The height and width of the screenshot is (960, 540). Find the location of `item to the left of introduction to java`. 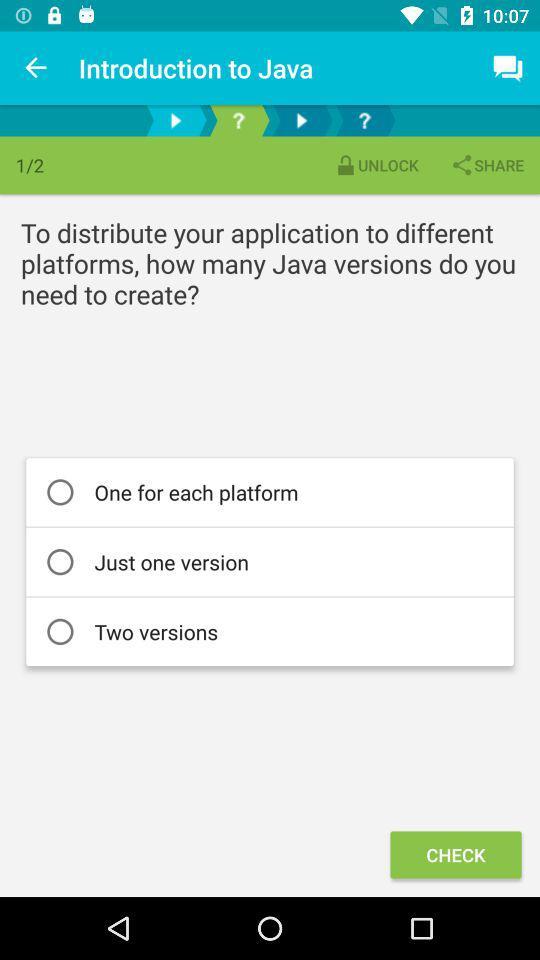

item to the left of introduction to java is located at coordinates (36, 68).